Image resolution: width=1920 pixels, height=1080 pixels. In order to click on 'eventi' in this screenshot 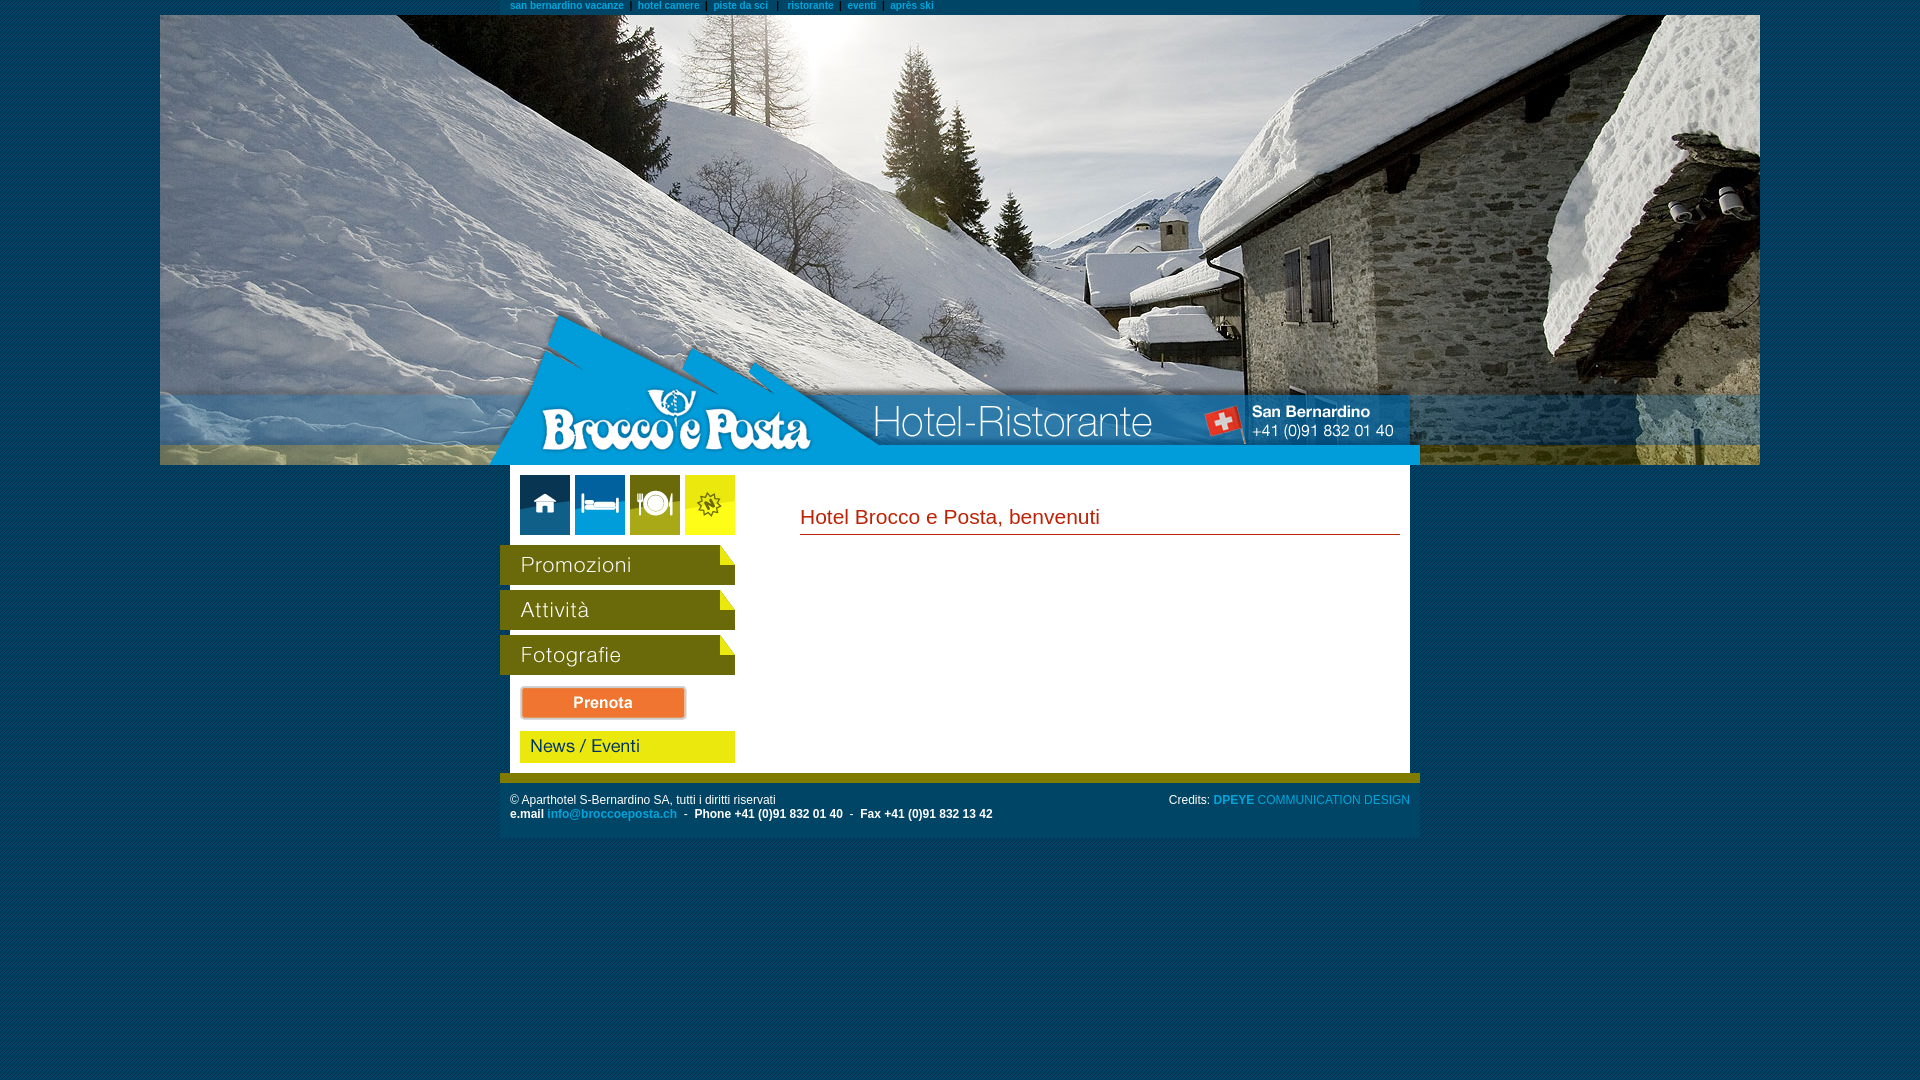, I will do `click(861, 5)`.